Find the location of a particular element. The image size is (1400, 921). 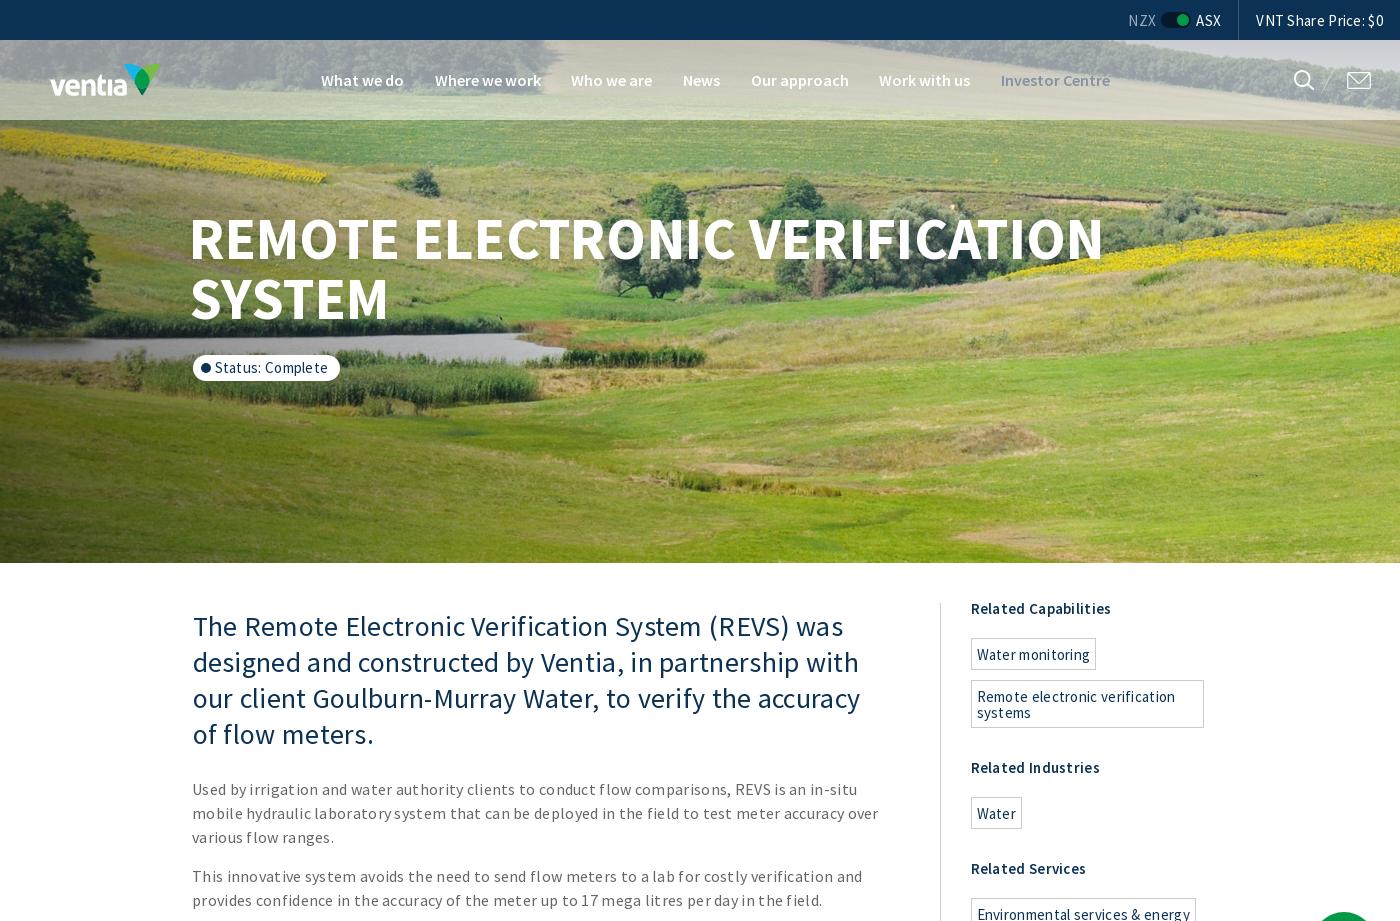

'Industries' is located at coordinates (1028, 767).